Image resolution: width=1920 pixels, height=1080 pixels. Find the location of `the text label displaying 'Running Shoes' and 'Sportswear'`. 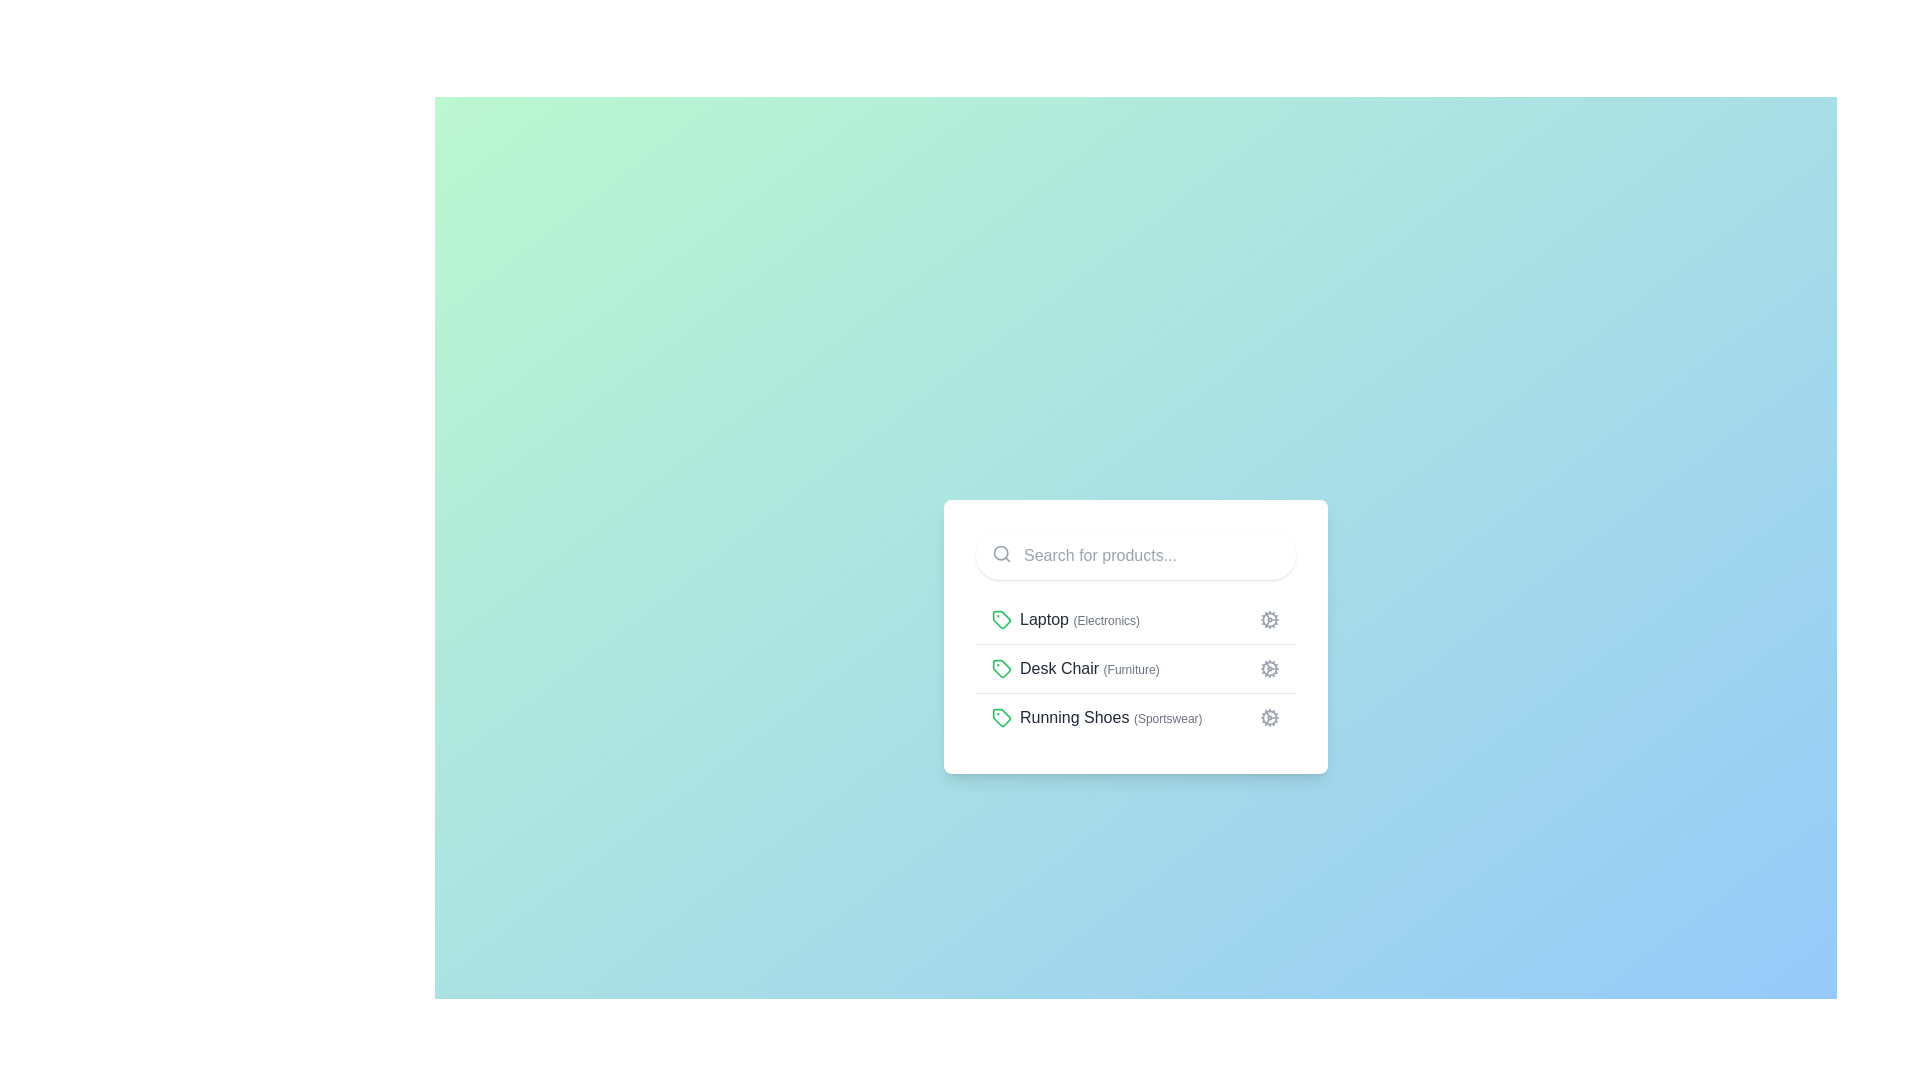

the text label displaying 'Running Shoes' and 'Sportswear' is located at coordinates (1109, 716).